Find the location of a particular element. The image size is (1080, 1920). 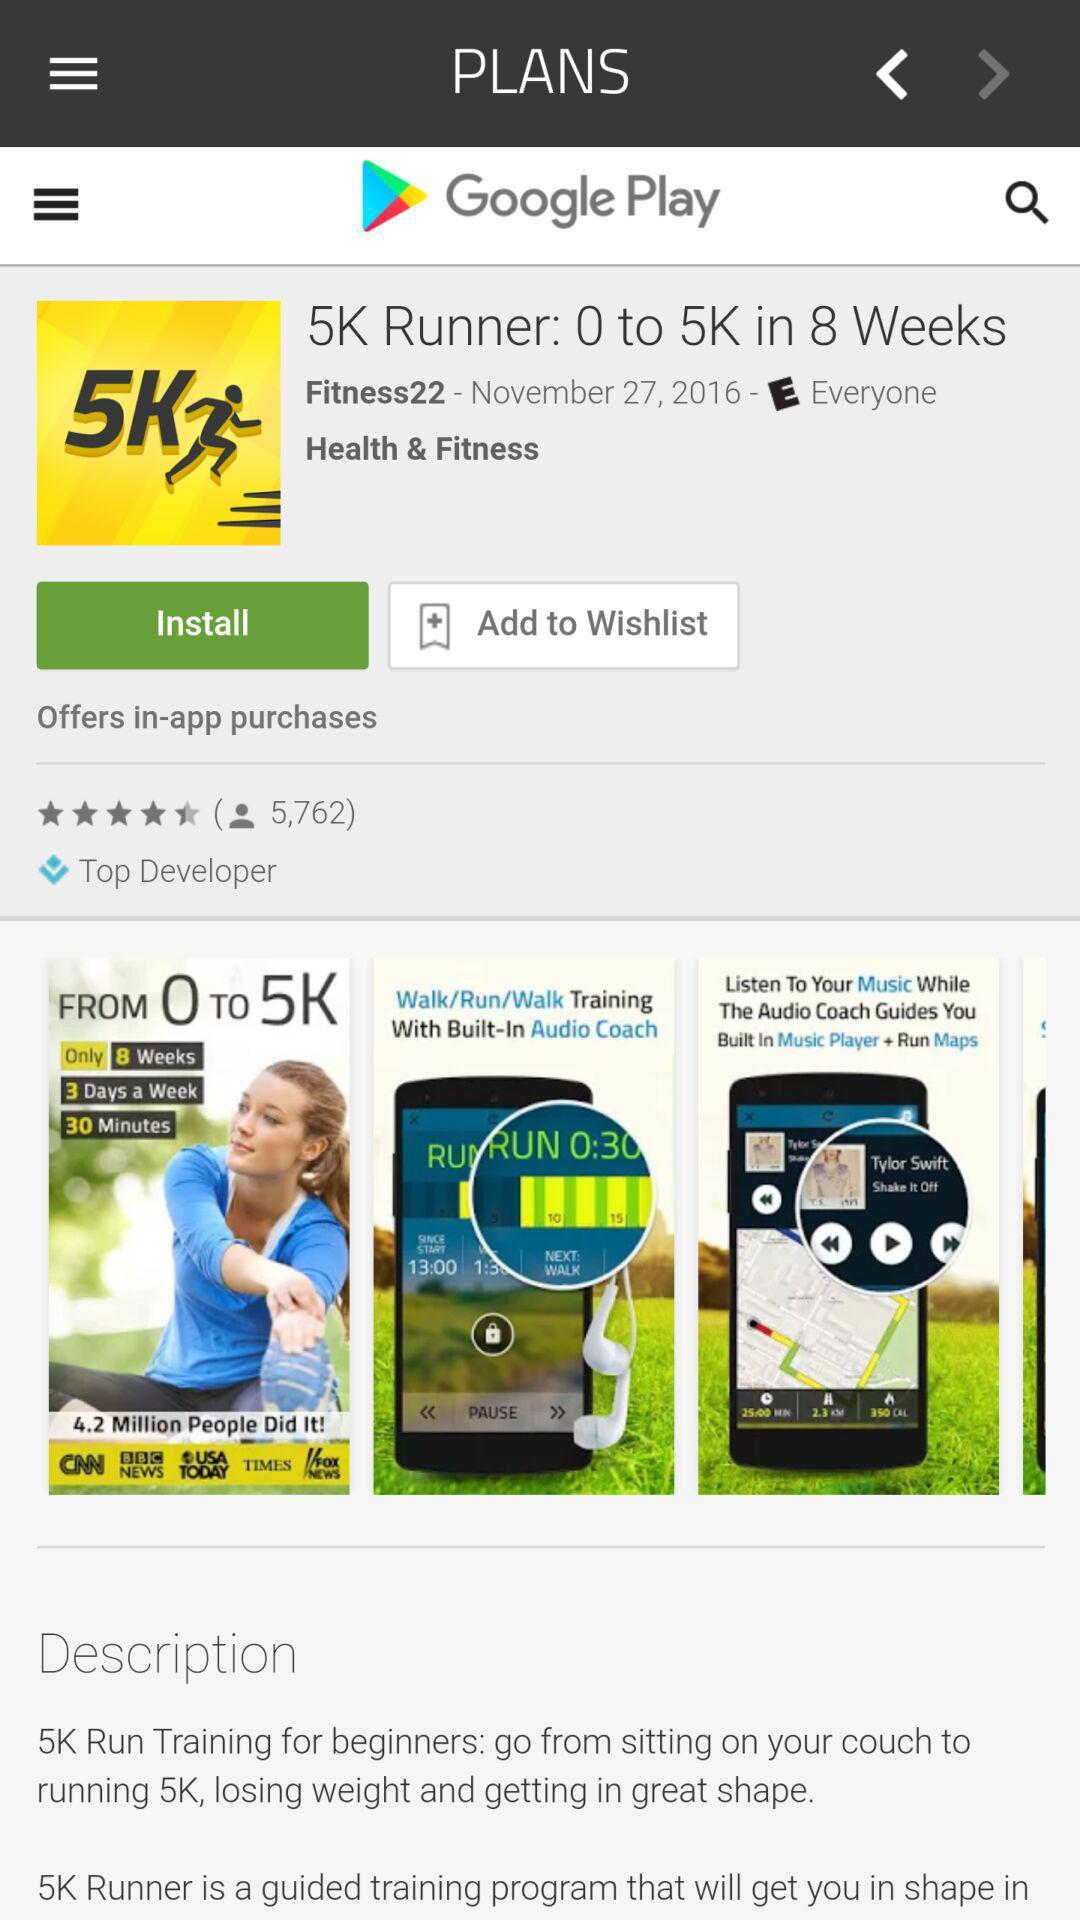

open menu is located at coordinates (80, 73).